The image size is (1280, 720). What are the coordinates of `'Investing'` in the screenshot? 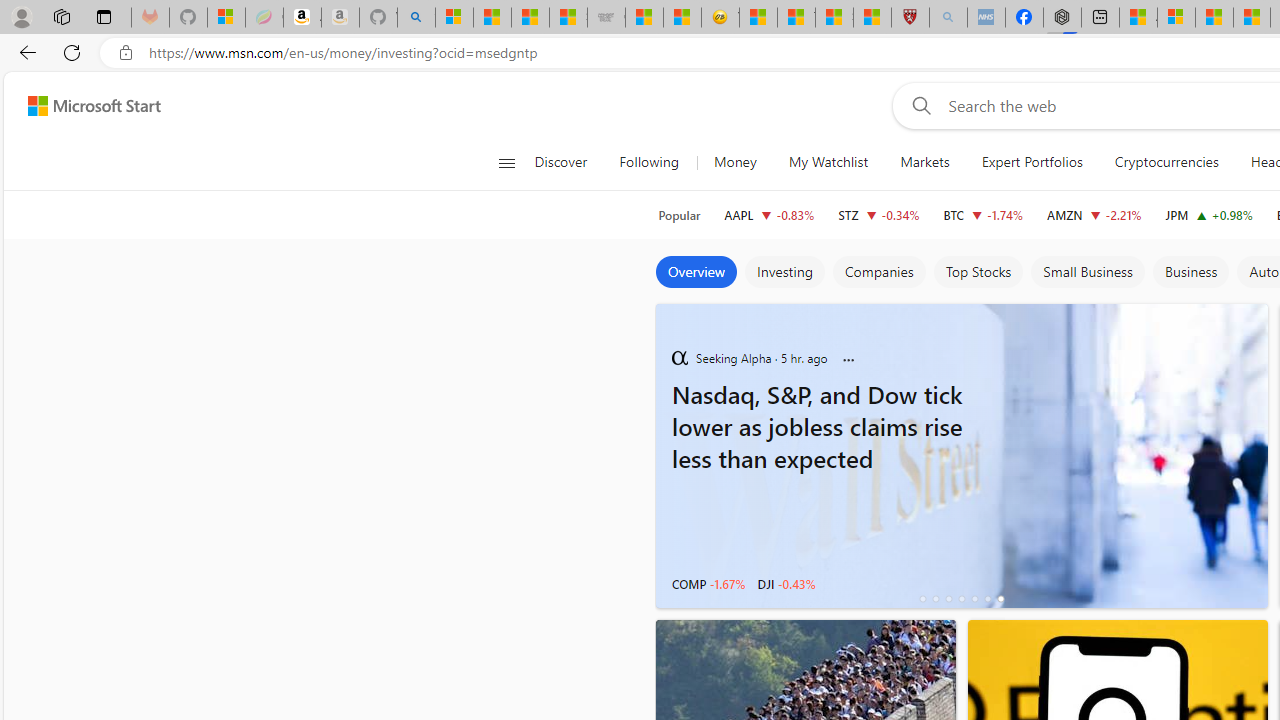 It's located at (783, 272).